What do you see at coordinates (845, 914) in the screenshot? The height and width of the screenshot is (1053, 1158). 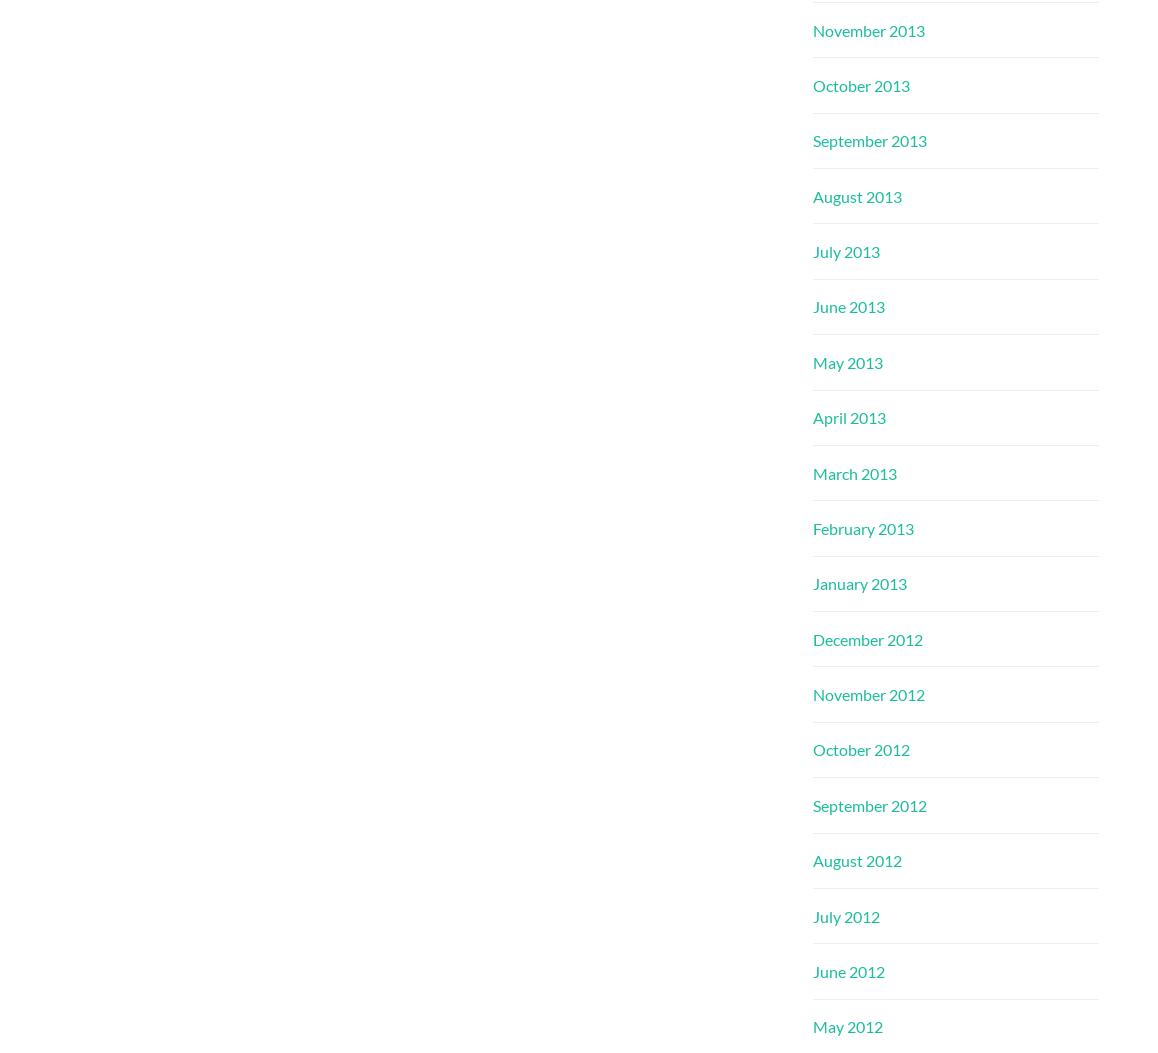 I see `'July 2012'` at bounding box center [845, 914].